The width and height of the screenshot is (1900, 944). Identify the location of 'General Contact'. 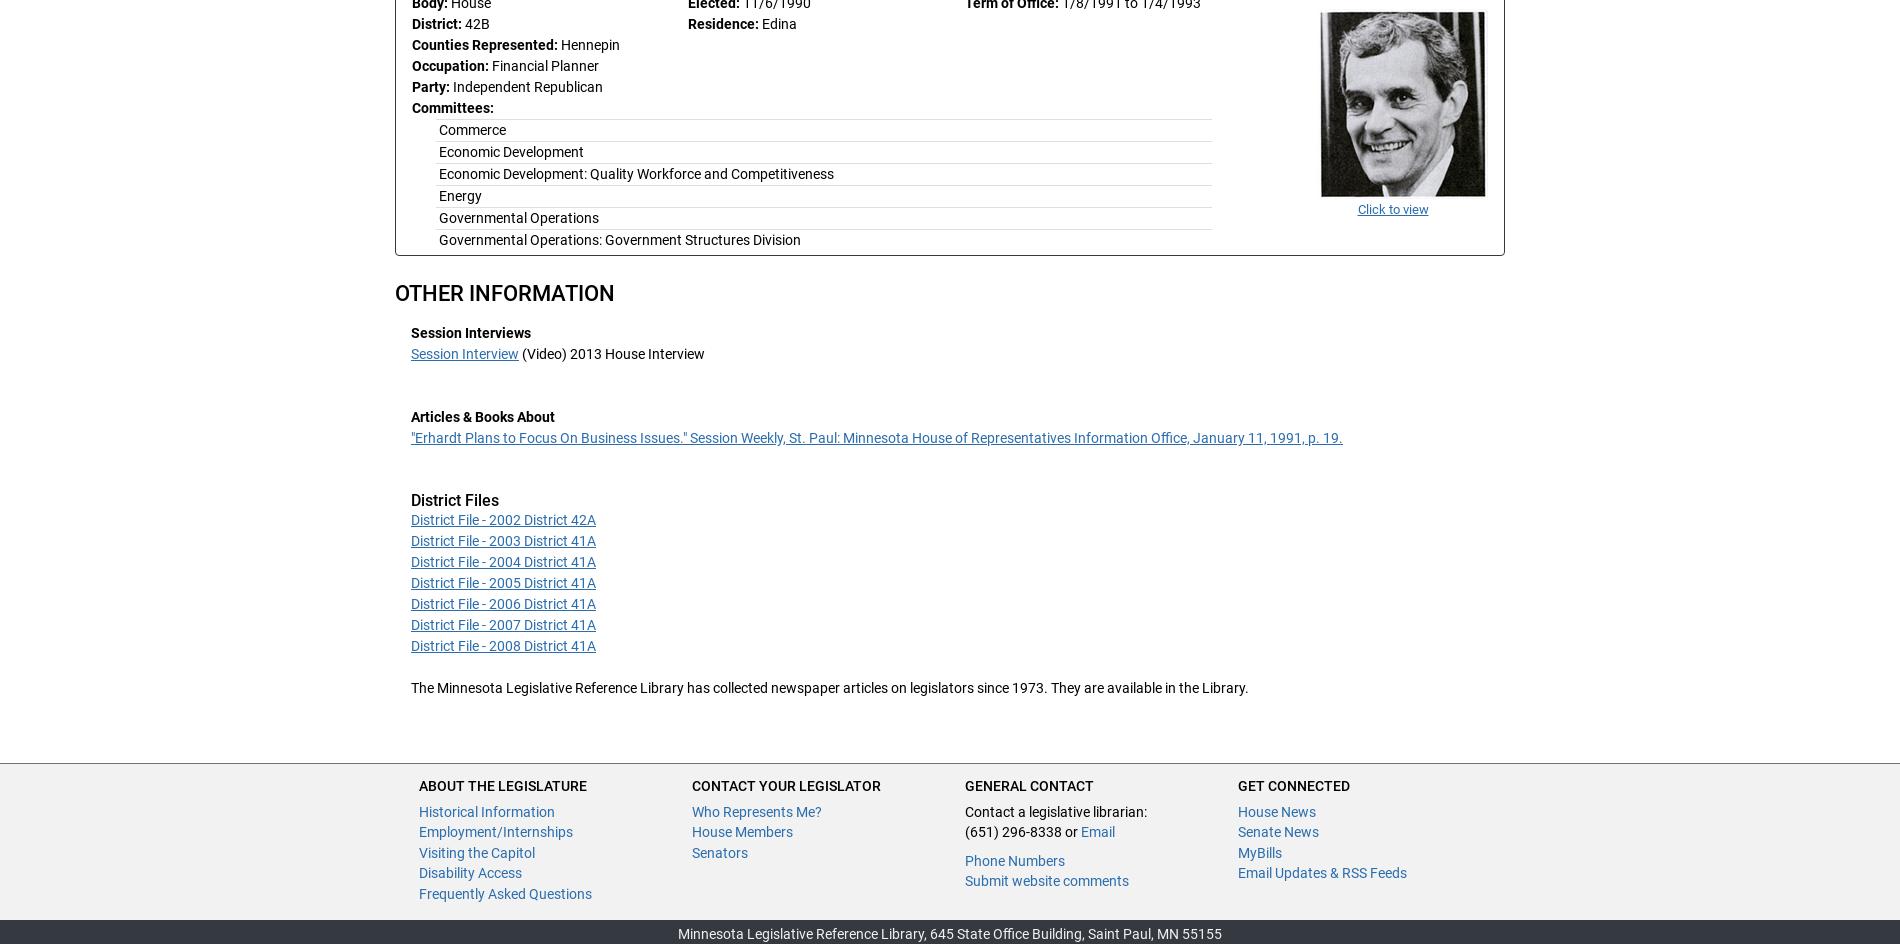
(1029, 784).